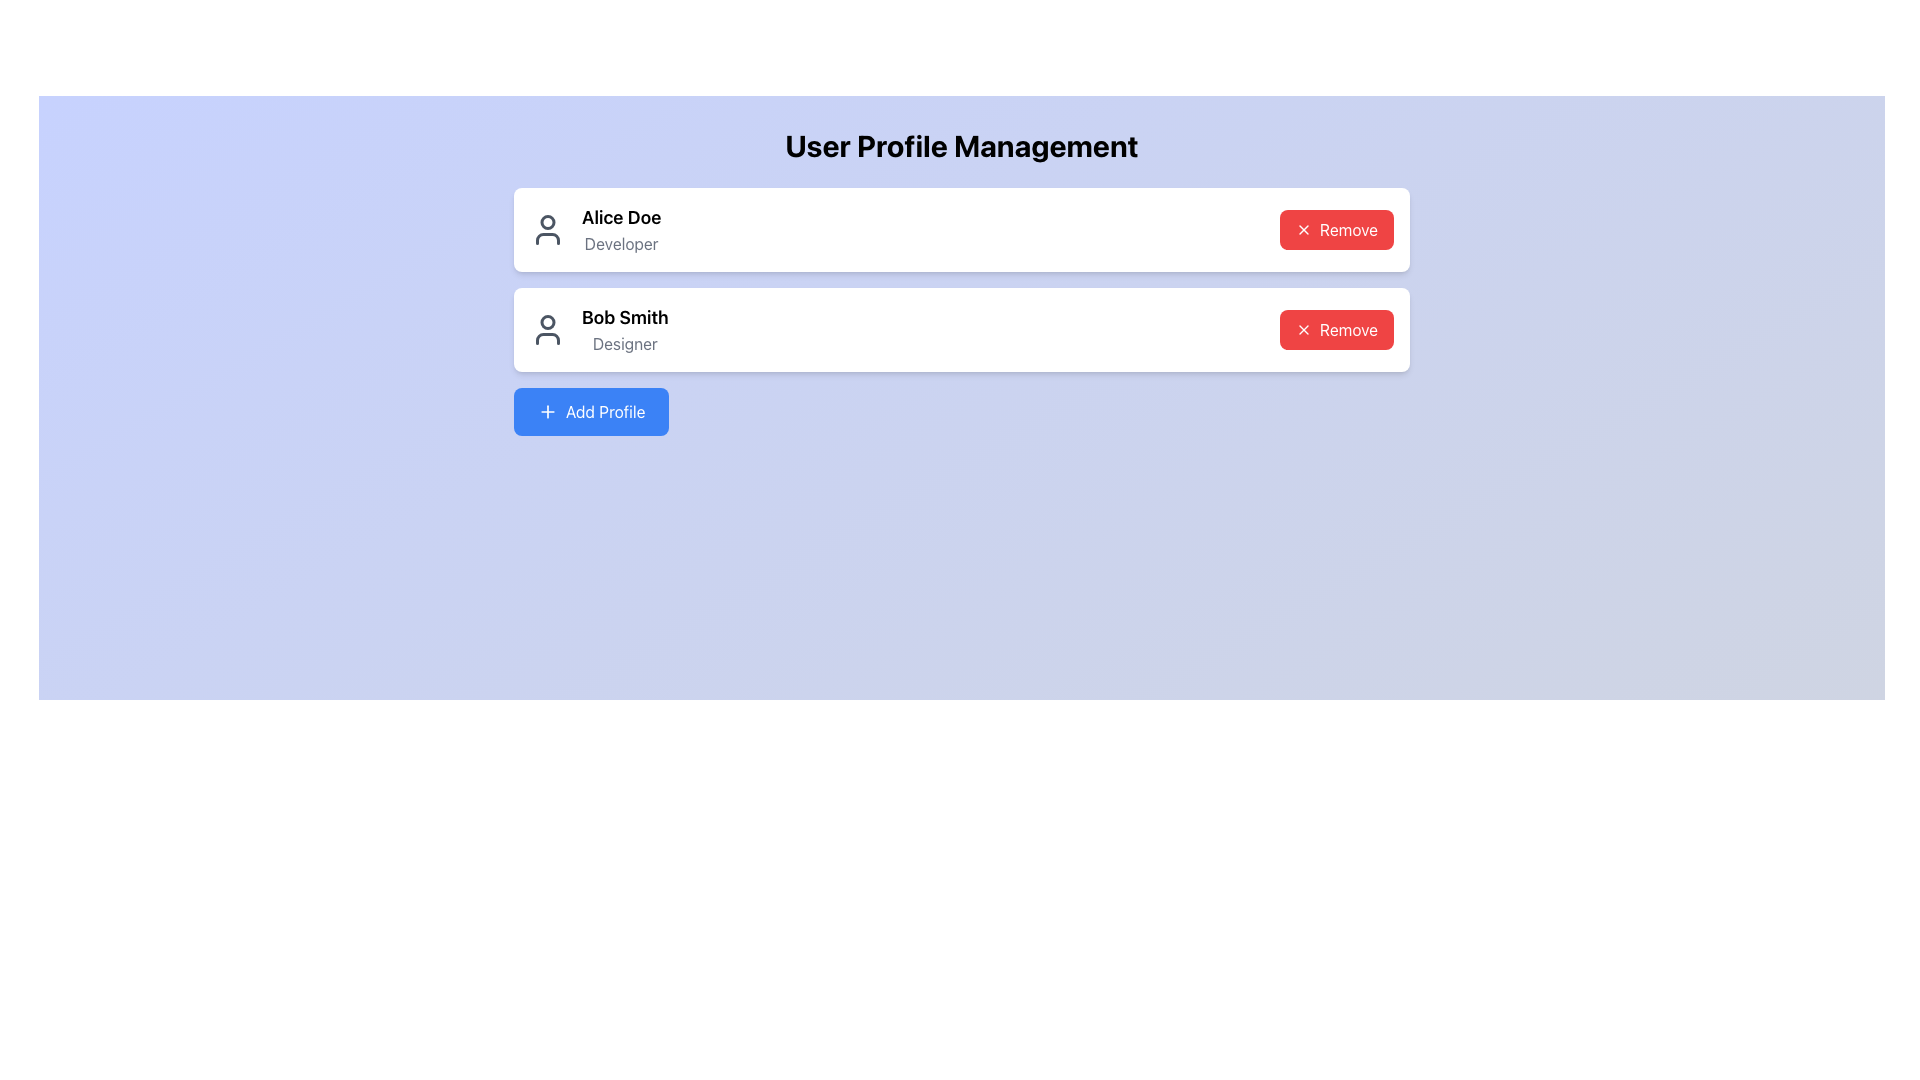  Describe the element at coordinates (594, 229) in the screenshot. I see `the first profile entry in the user profiles list, which displays the name and role of a user with an associated profile icon` at that location.